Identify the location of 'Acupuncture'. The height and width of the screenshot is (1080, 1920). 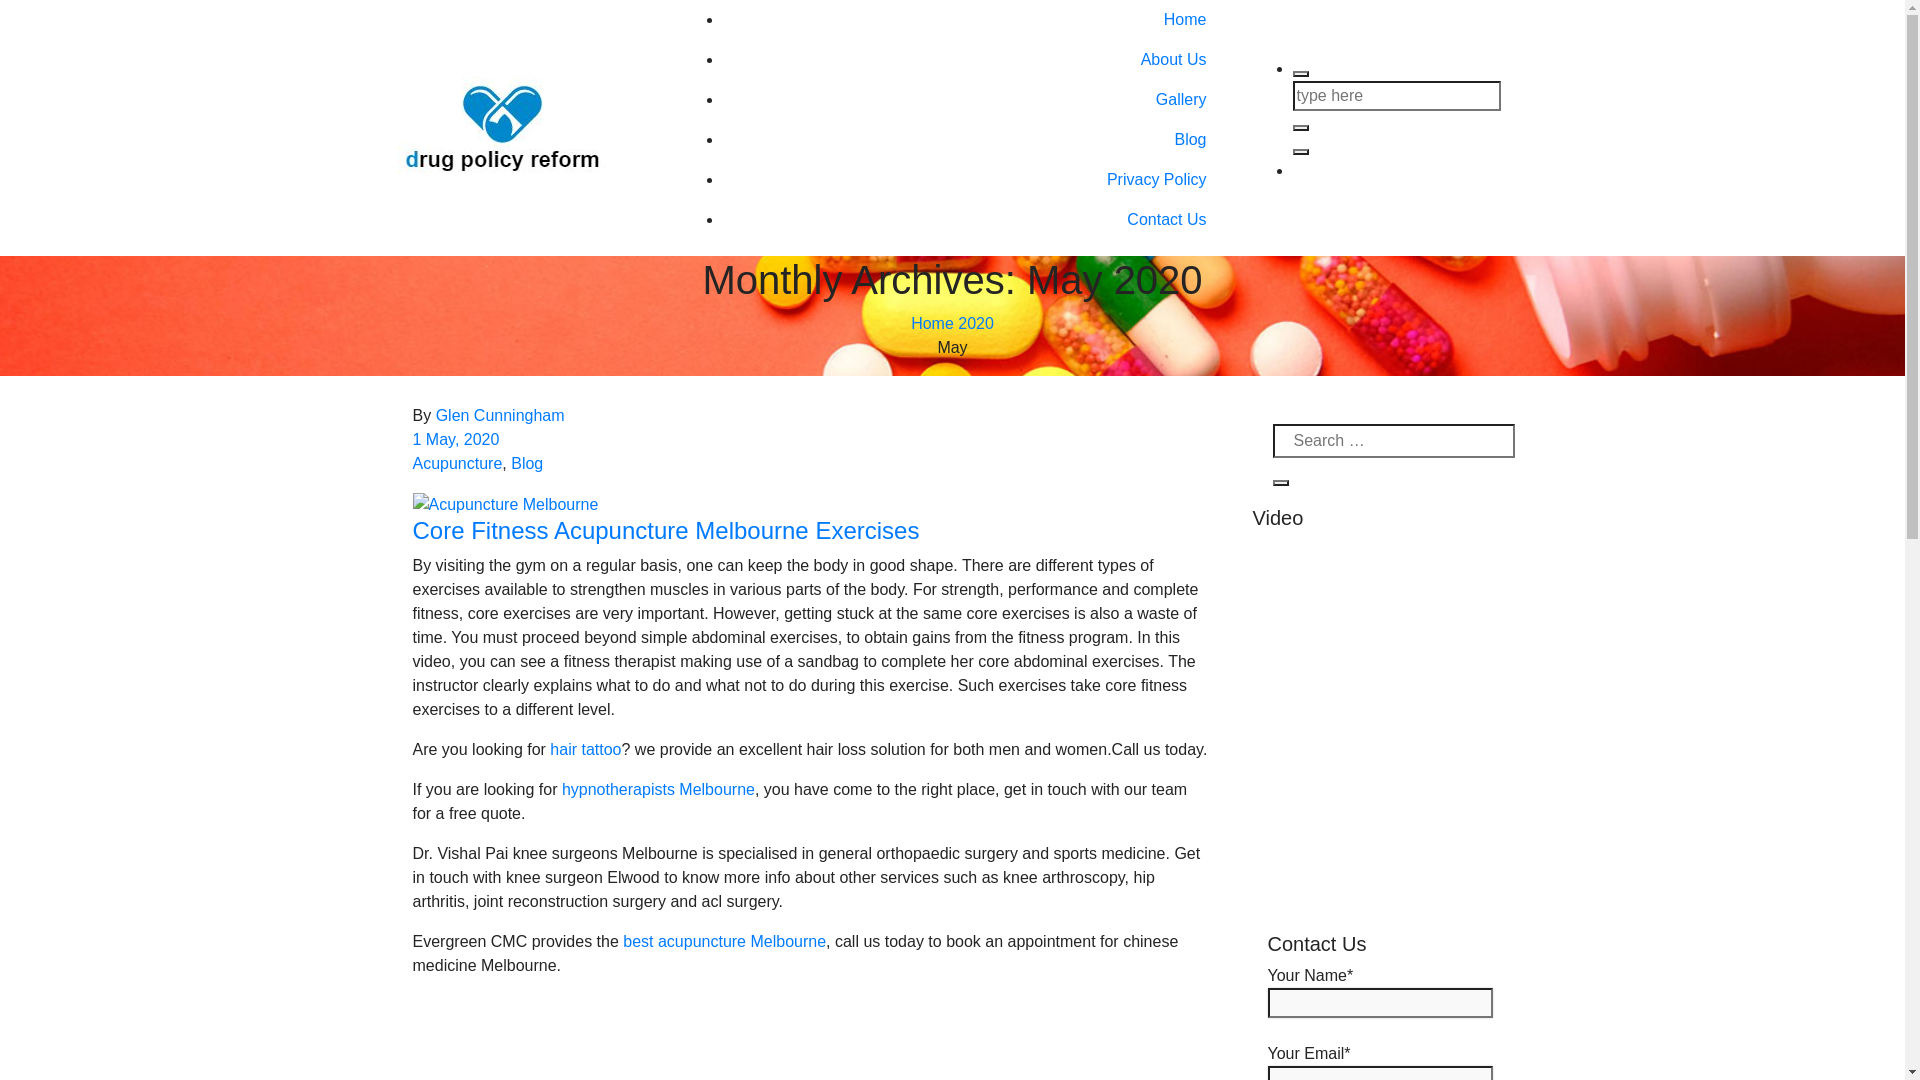
(455, 463).